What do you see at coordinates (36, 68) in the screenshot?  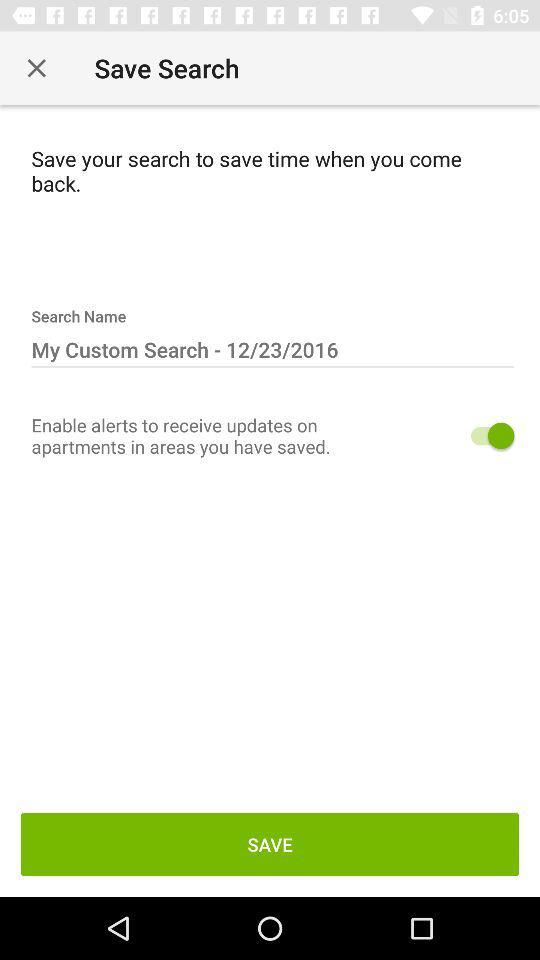 I see `exit` at bounding box center [36, 68].